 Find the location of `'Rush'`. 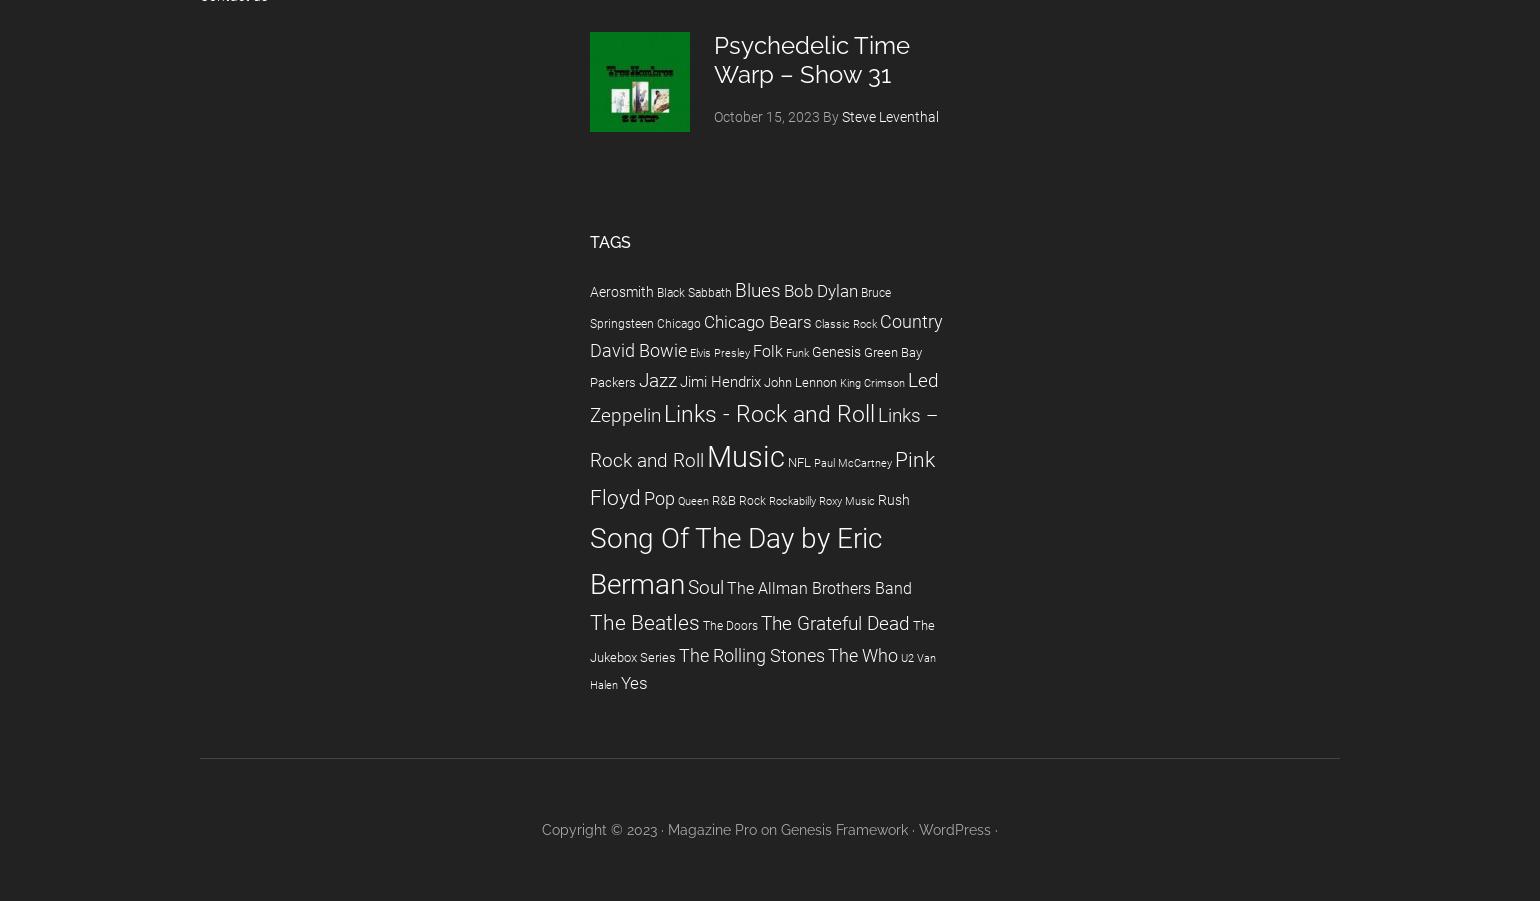

'Rush' is located at coordinates (893, 499).